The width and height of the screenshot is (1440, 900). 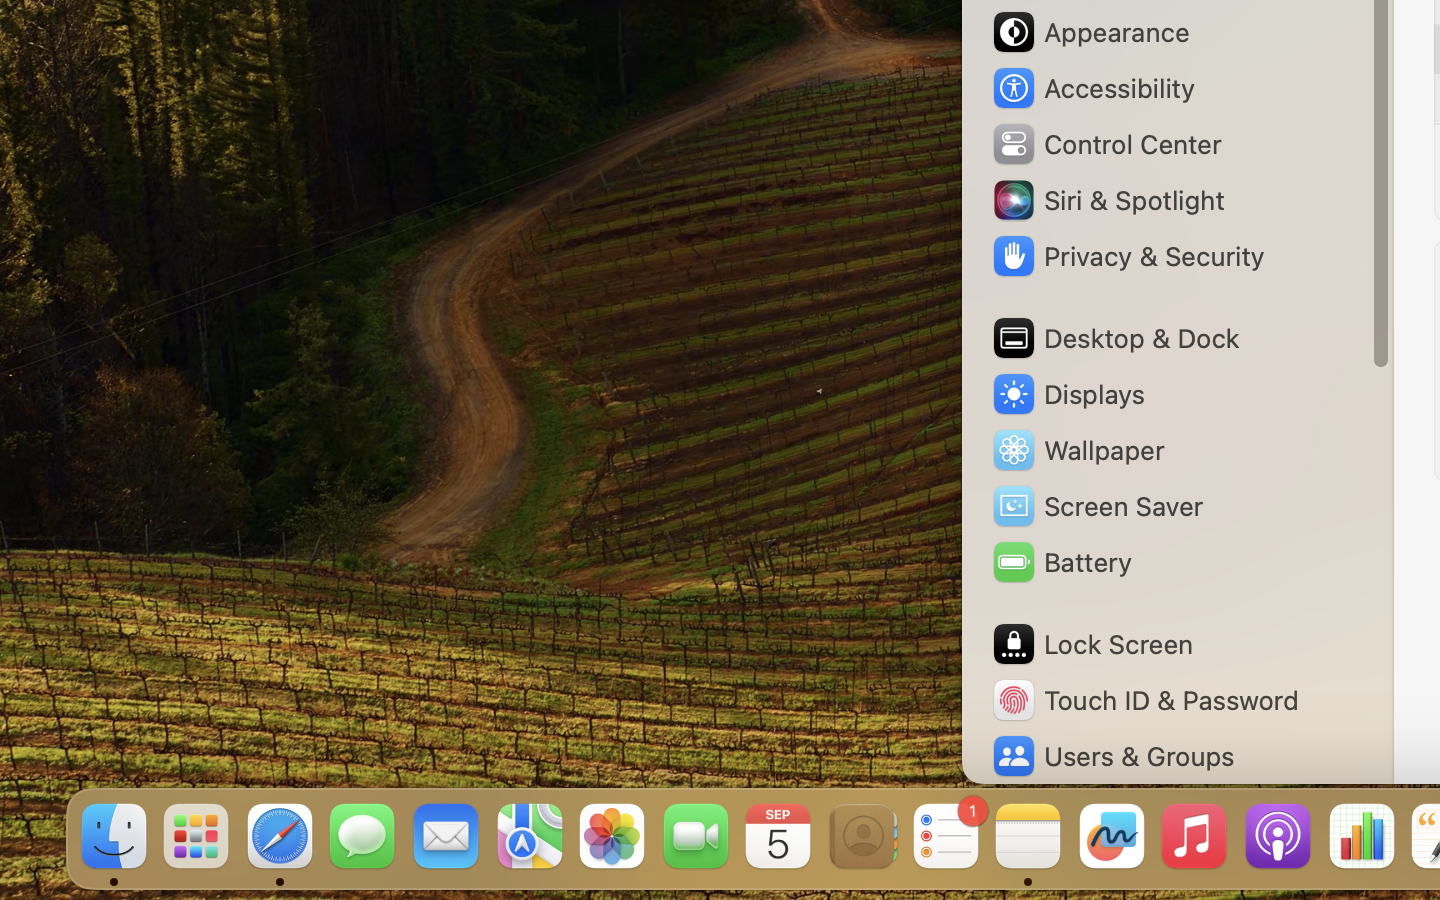 I want to click on 'Lock Screen', so click(x=1090, y=644).